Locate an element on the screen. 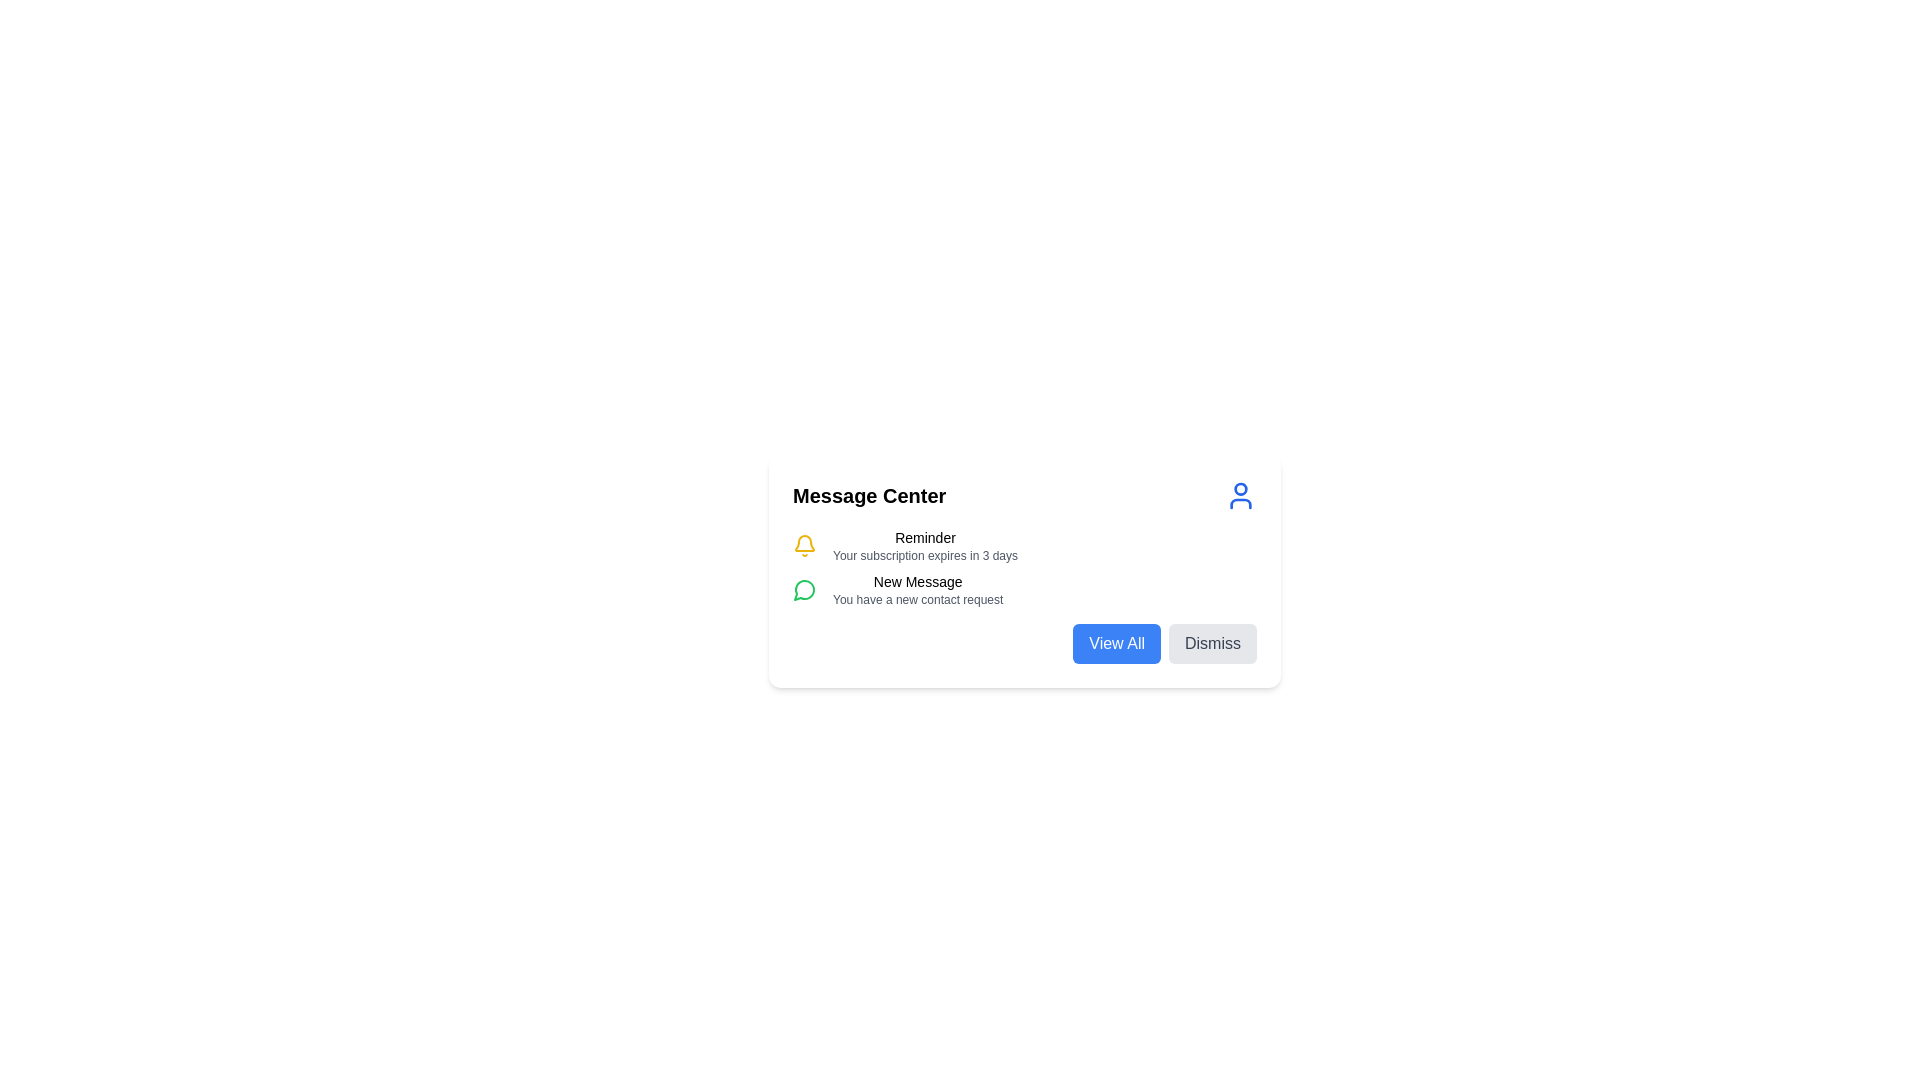 This screenshot has width=1920, height=1080. notification text block titled 'New Message' which contains the content 'You have a new contact request' within the Message Center panel is located at coordinates (917, 589).